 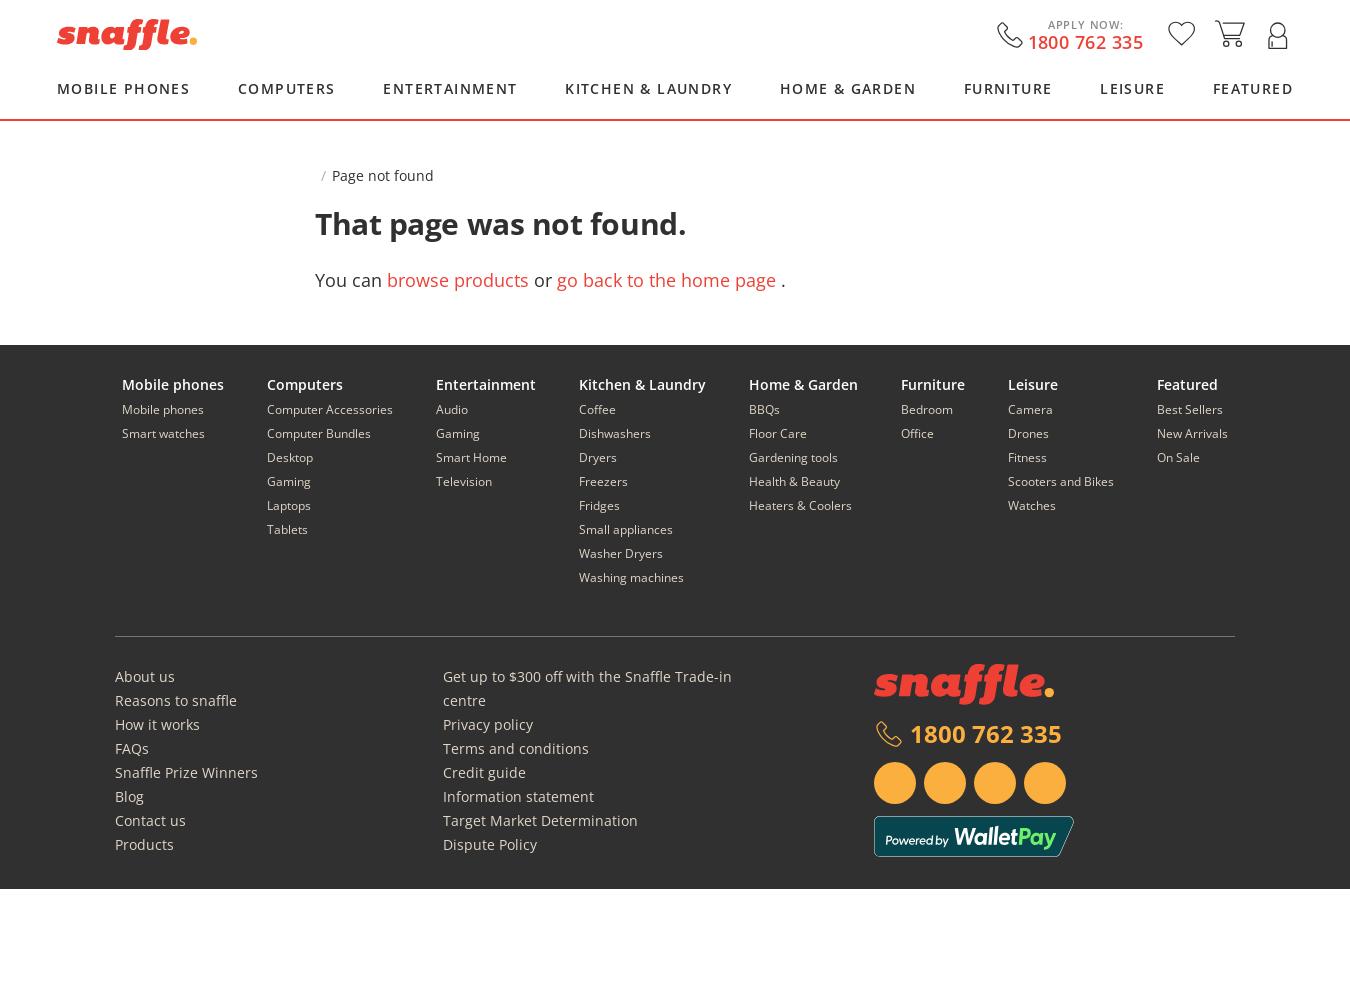 What do you see at coordinates (931, 384) in the screenshot?
I see `'Furniture'` at bounding box center [931, 384].